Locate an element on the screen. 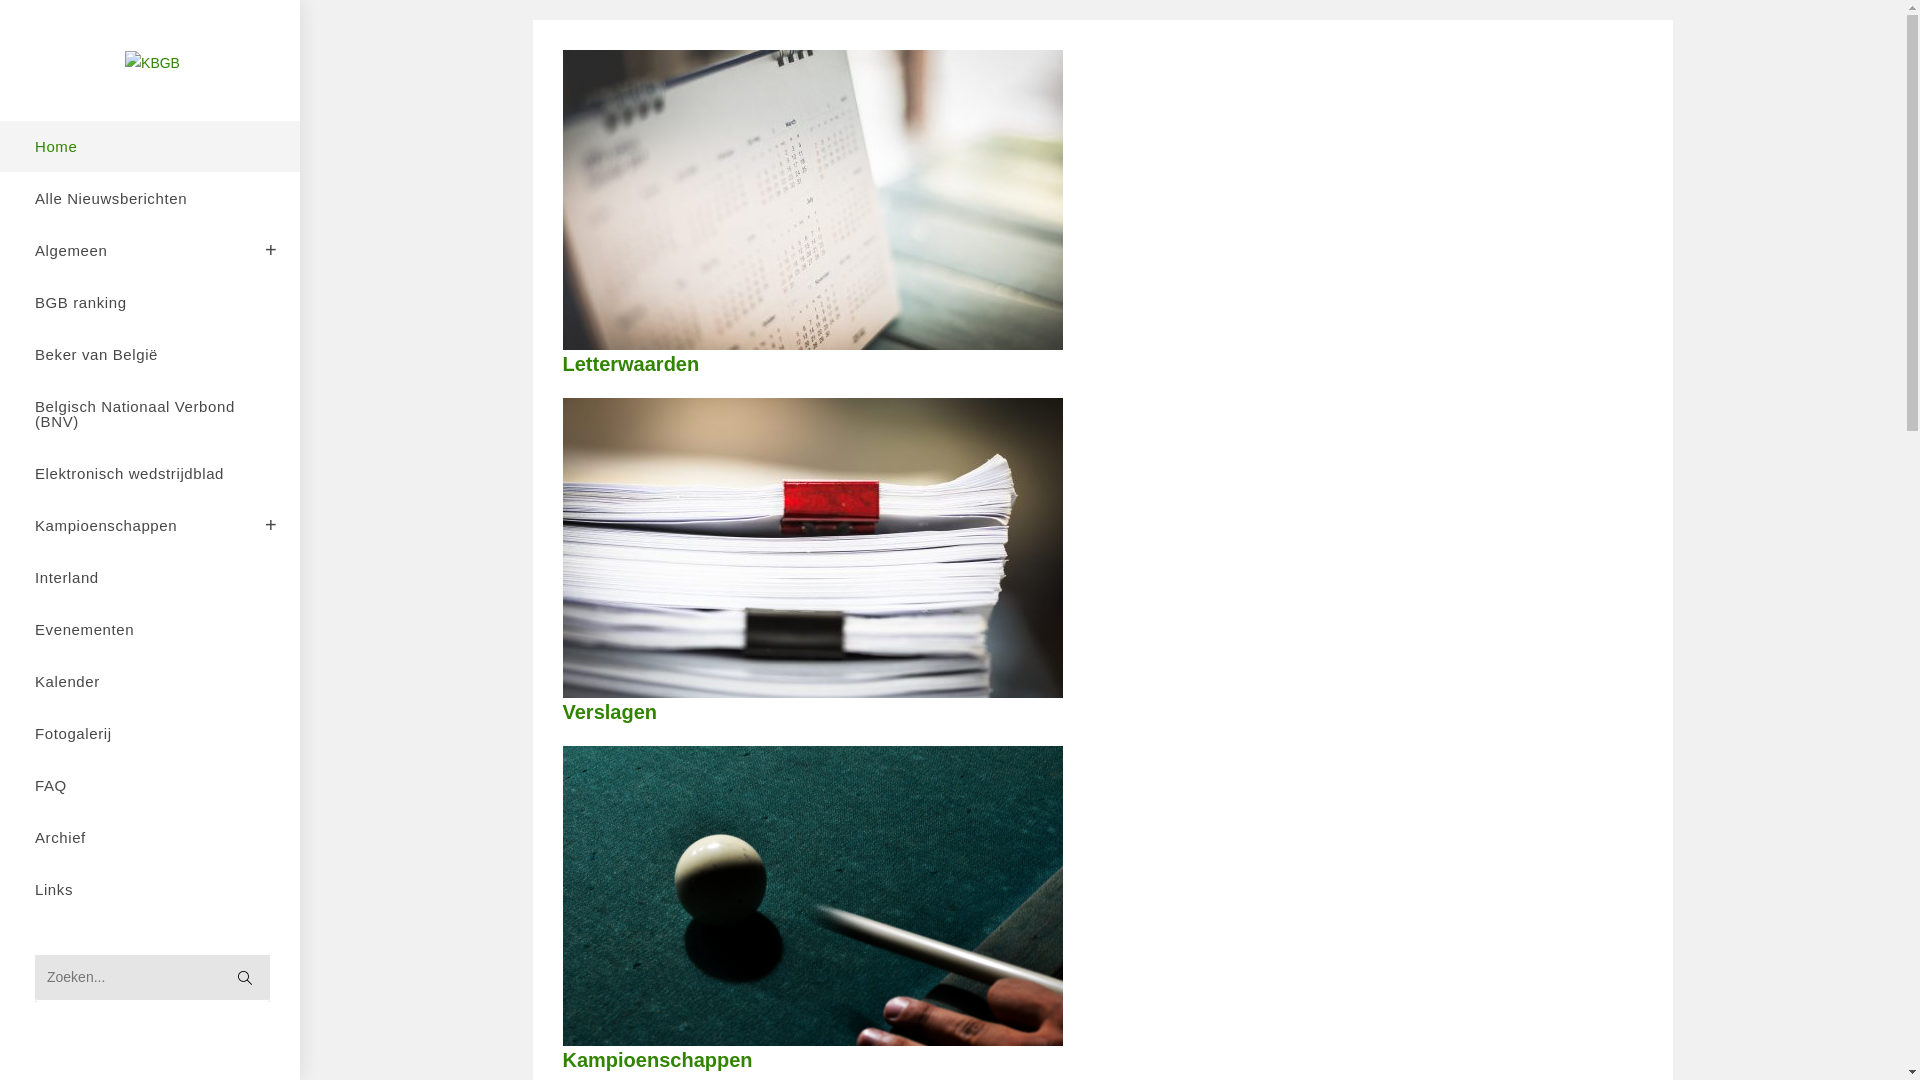 Image resolution: width=1920 pixels, height=1080 pixels. 'Home' is located at coordinates (148, 145).